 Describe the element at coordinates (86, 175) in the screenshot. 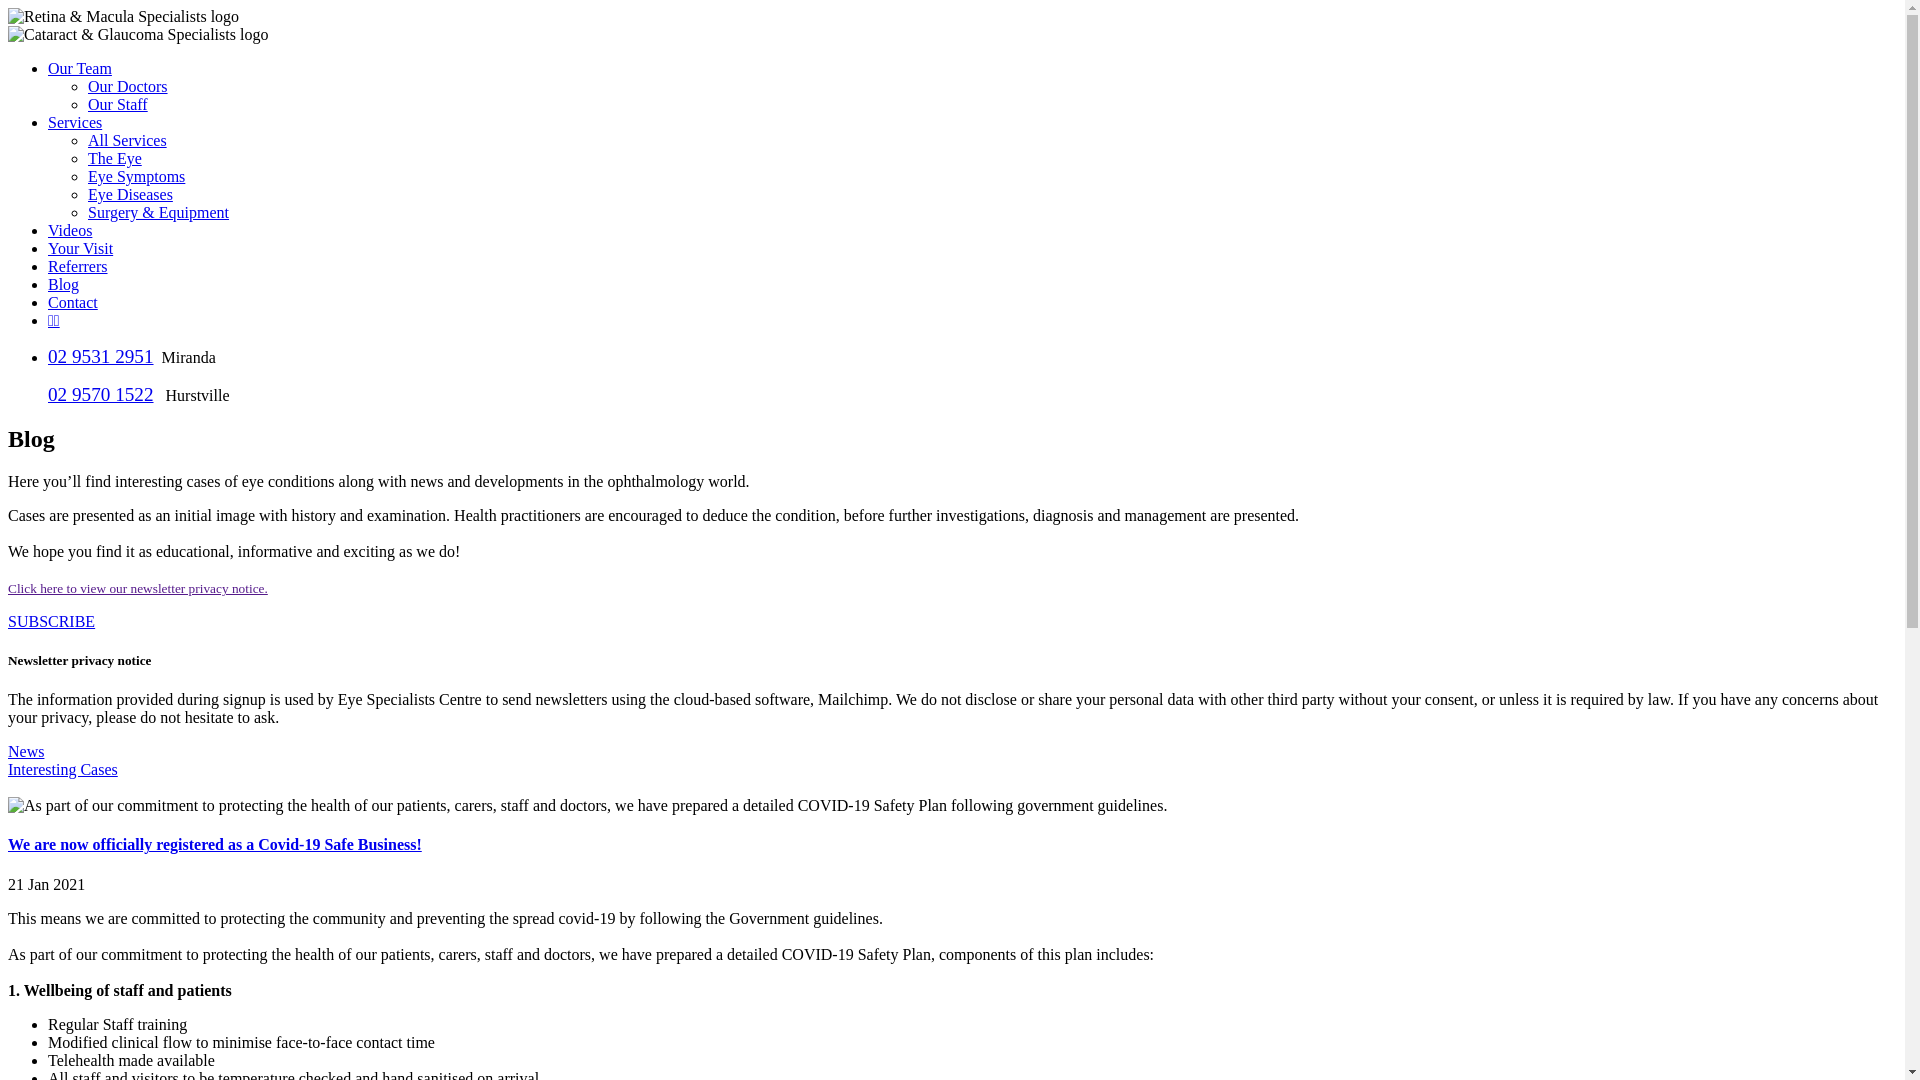

I see `'Eye Symptoms'` at that location.